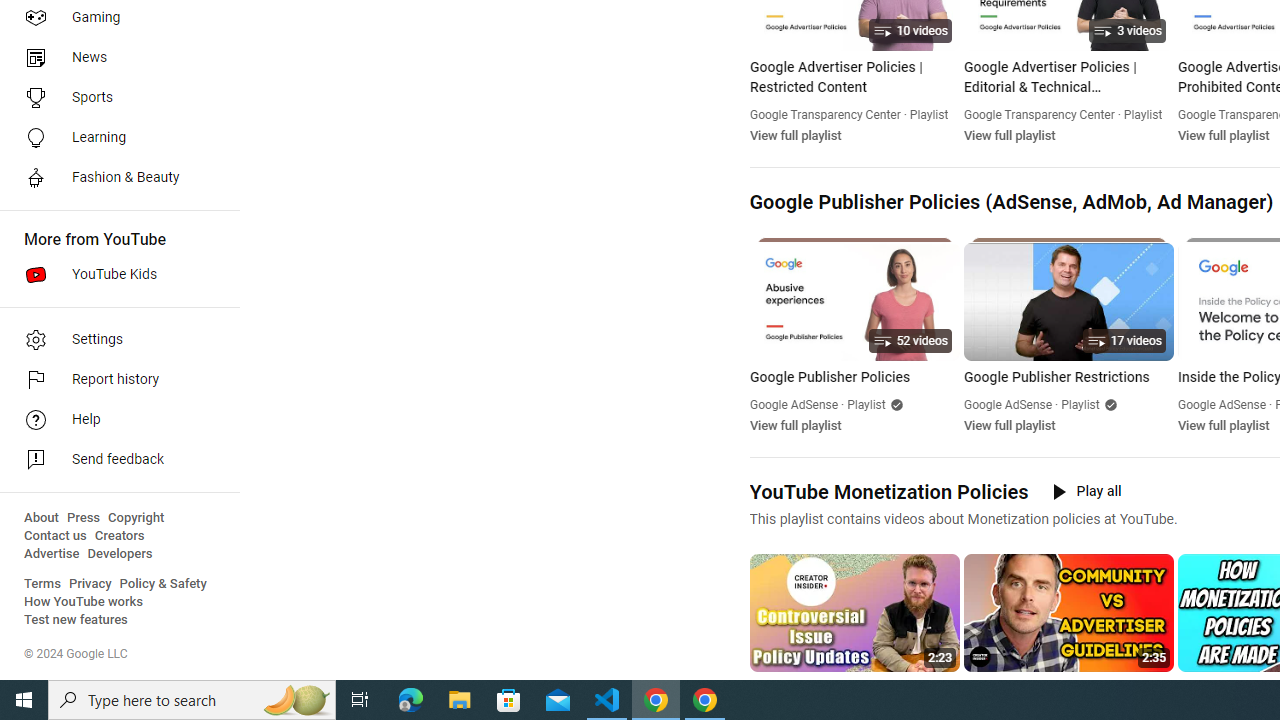 Image resolution: width=1280 pixels, height=720 pixels. I want to click on 'Google Publisher Restrictions', so click(1067, 378).